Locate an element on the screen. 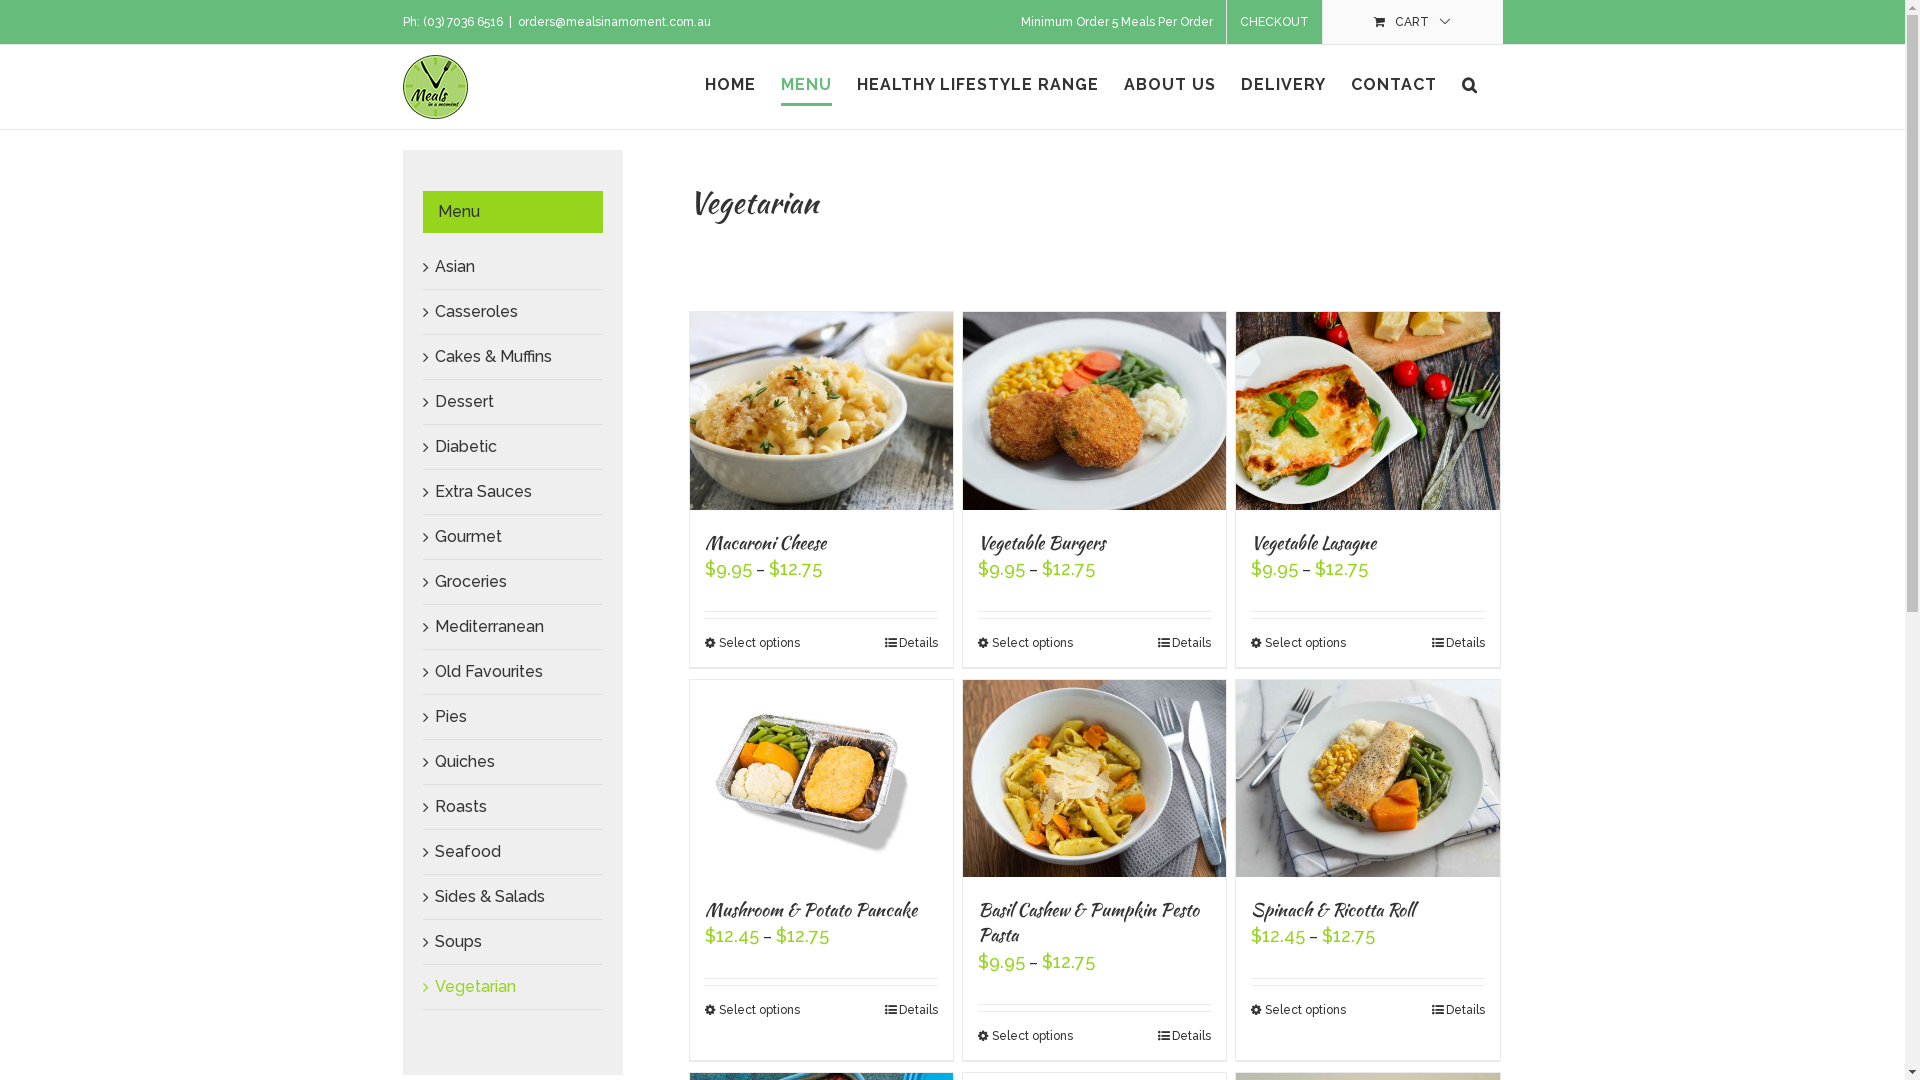 Image resolution: width=1920 pixels, height=1080 pixels. 'HOME' is located at coordinates (728, 83).